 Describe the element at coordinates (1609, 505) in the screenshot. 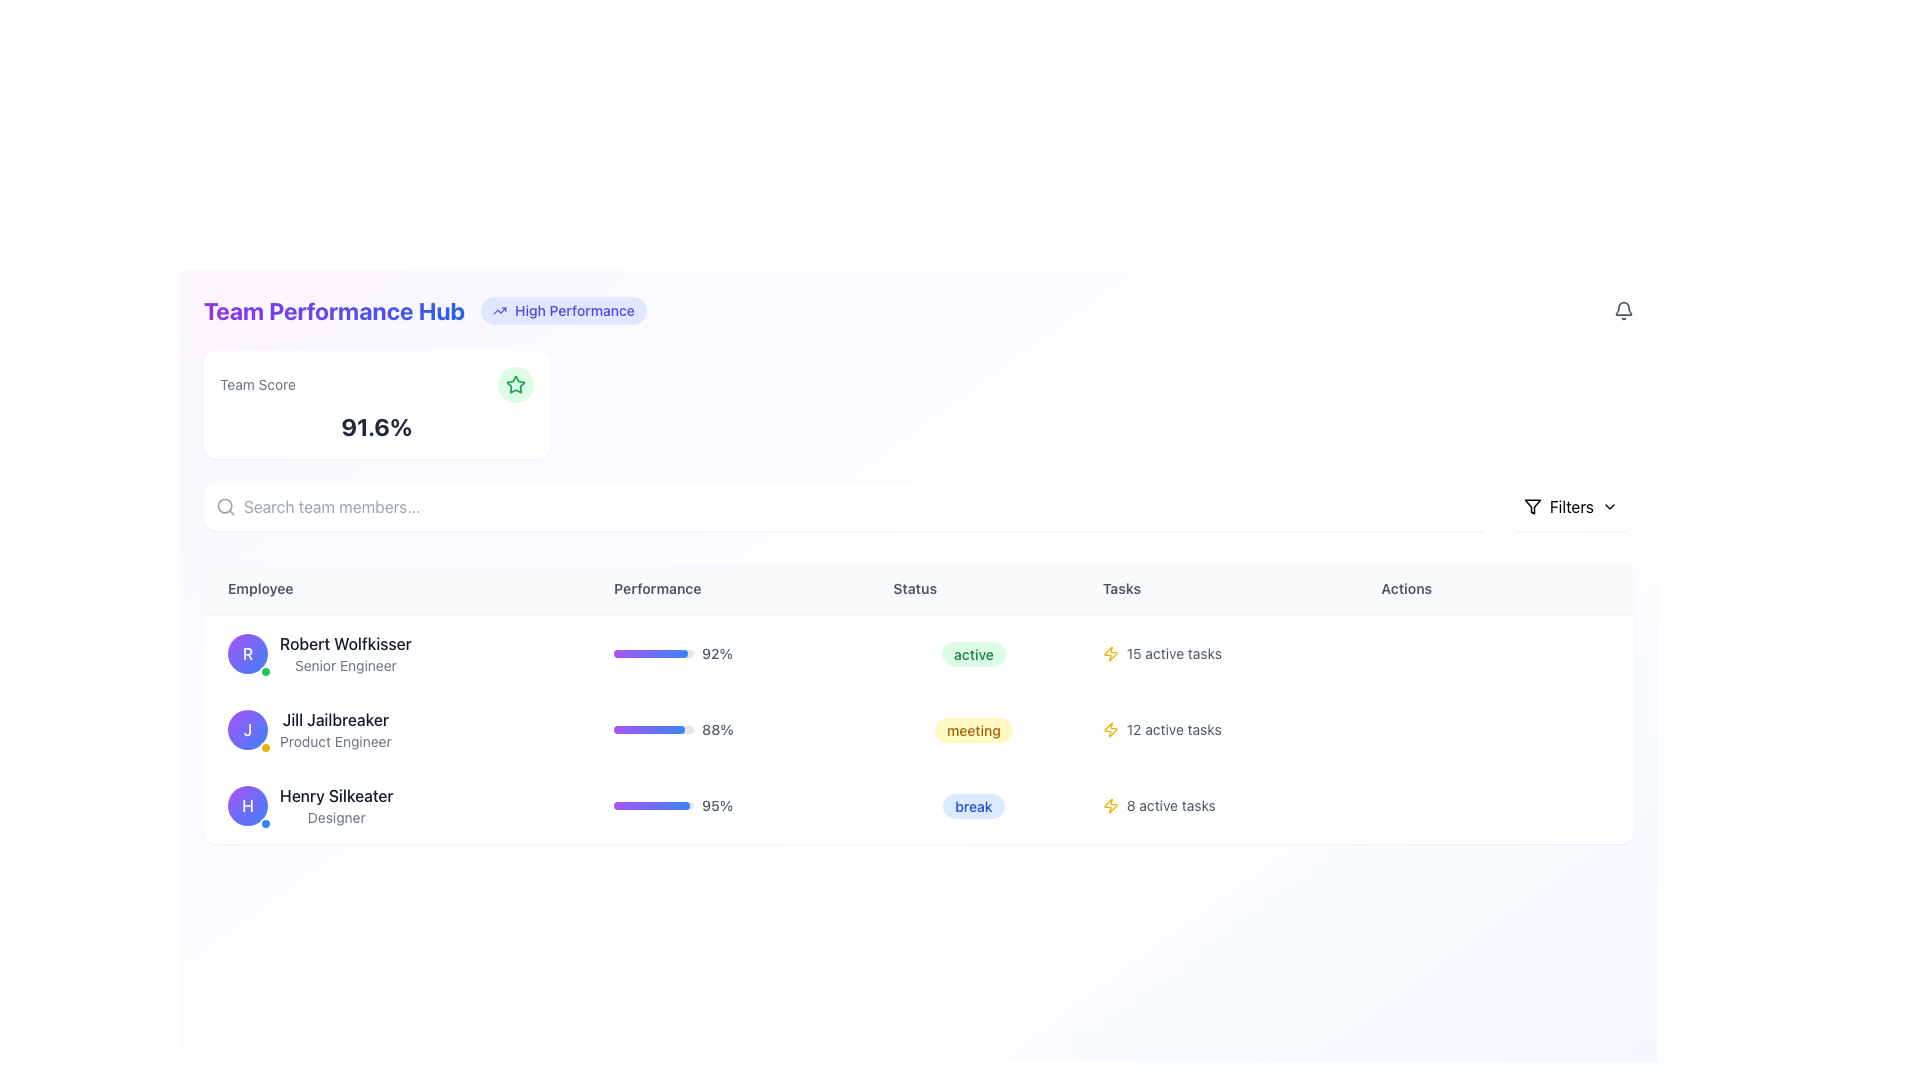

I see `the decorative chevron-down icon within the Filters button` at that location.